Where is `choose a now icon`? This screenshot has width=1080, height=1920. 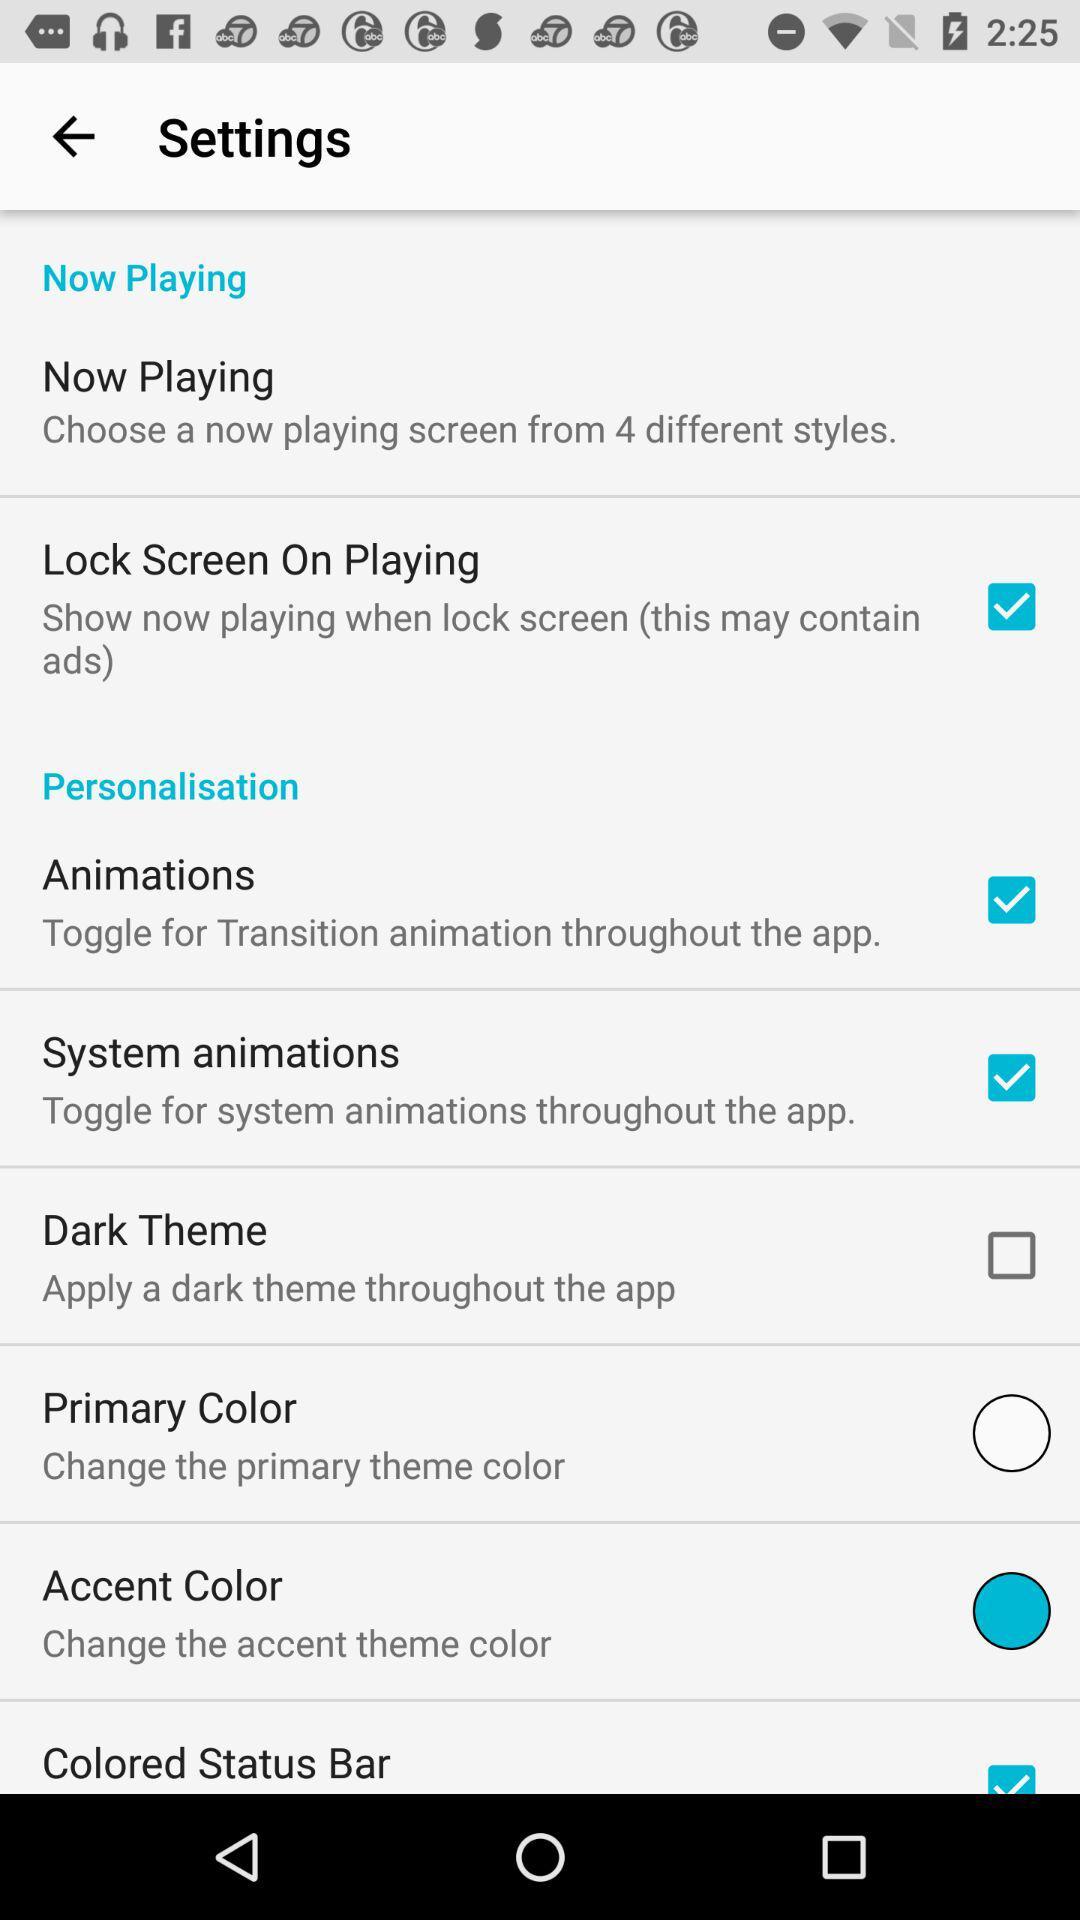
choose a now icon is located at coordinates (469, 427).